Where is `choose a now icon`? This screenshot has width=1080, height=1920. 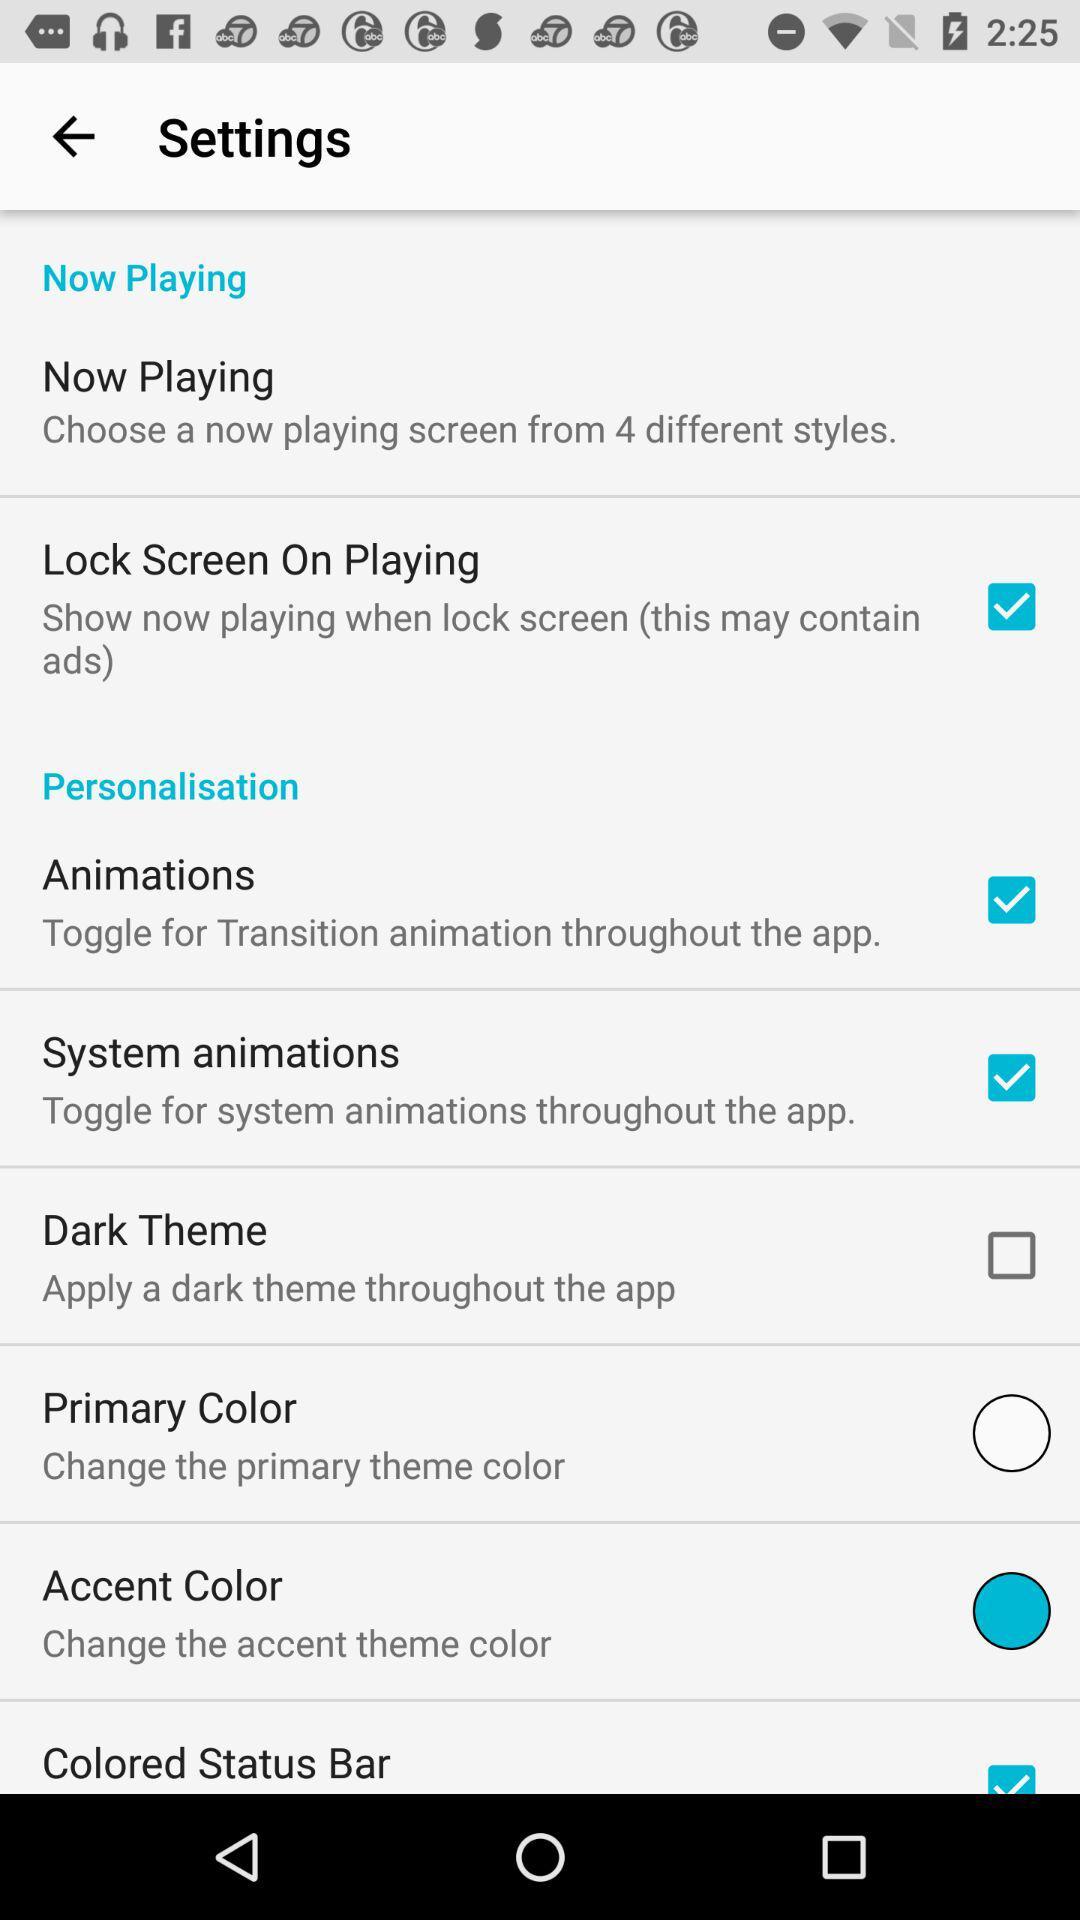
choose a now icon is located at coordinates (469, 427).